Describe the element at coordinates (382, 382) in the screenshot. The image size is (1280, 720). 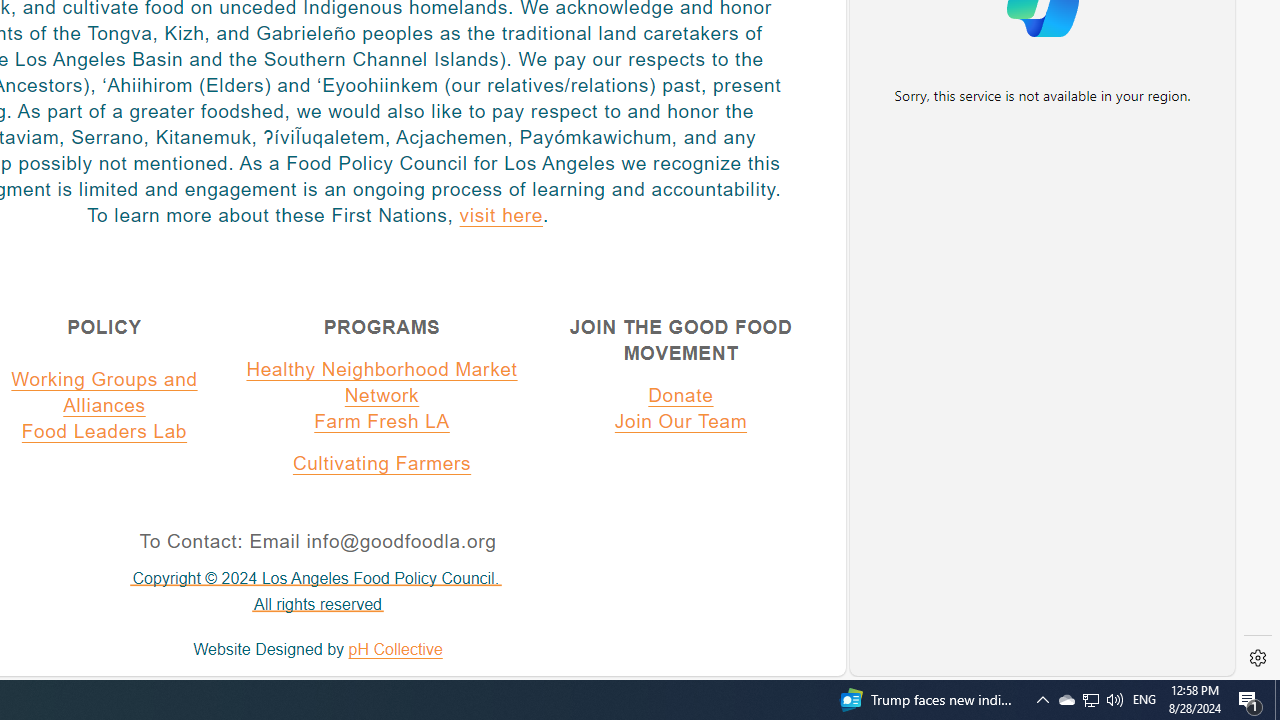
I see `'Healthy Neighborhood Market Network'` at that location.